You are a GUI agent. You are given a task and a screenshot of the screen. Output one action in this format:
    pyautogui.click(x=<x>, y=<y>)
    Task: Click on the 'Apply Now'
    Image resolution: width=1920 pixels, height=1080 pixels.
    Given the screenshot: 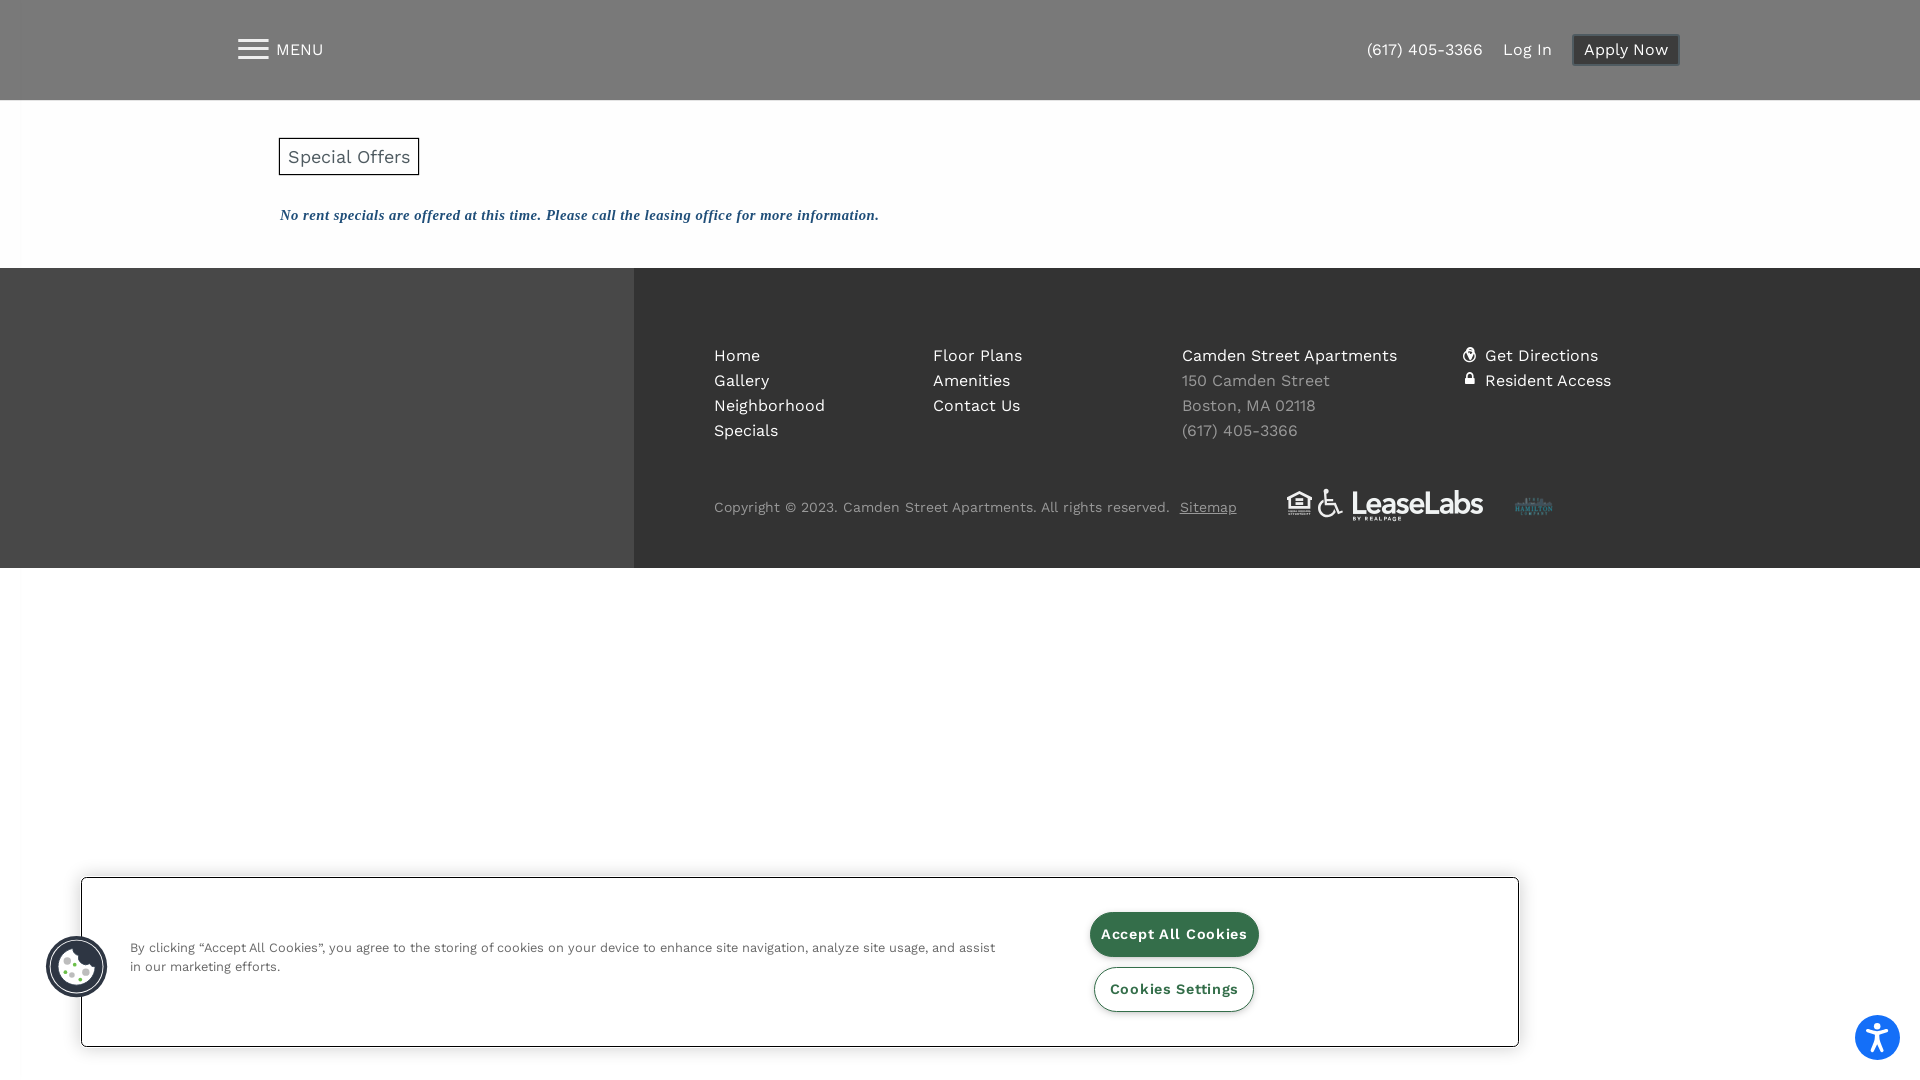 What is the action you would take?
    pyautogui.click(x=1626, y=49)
    